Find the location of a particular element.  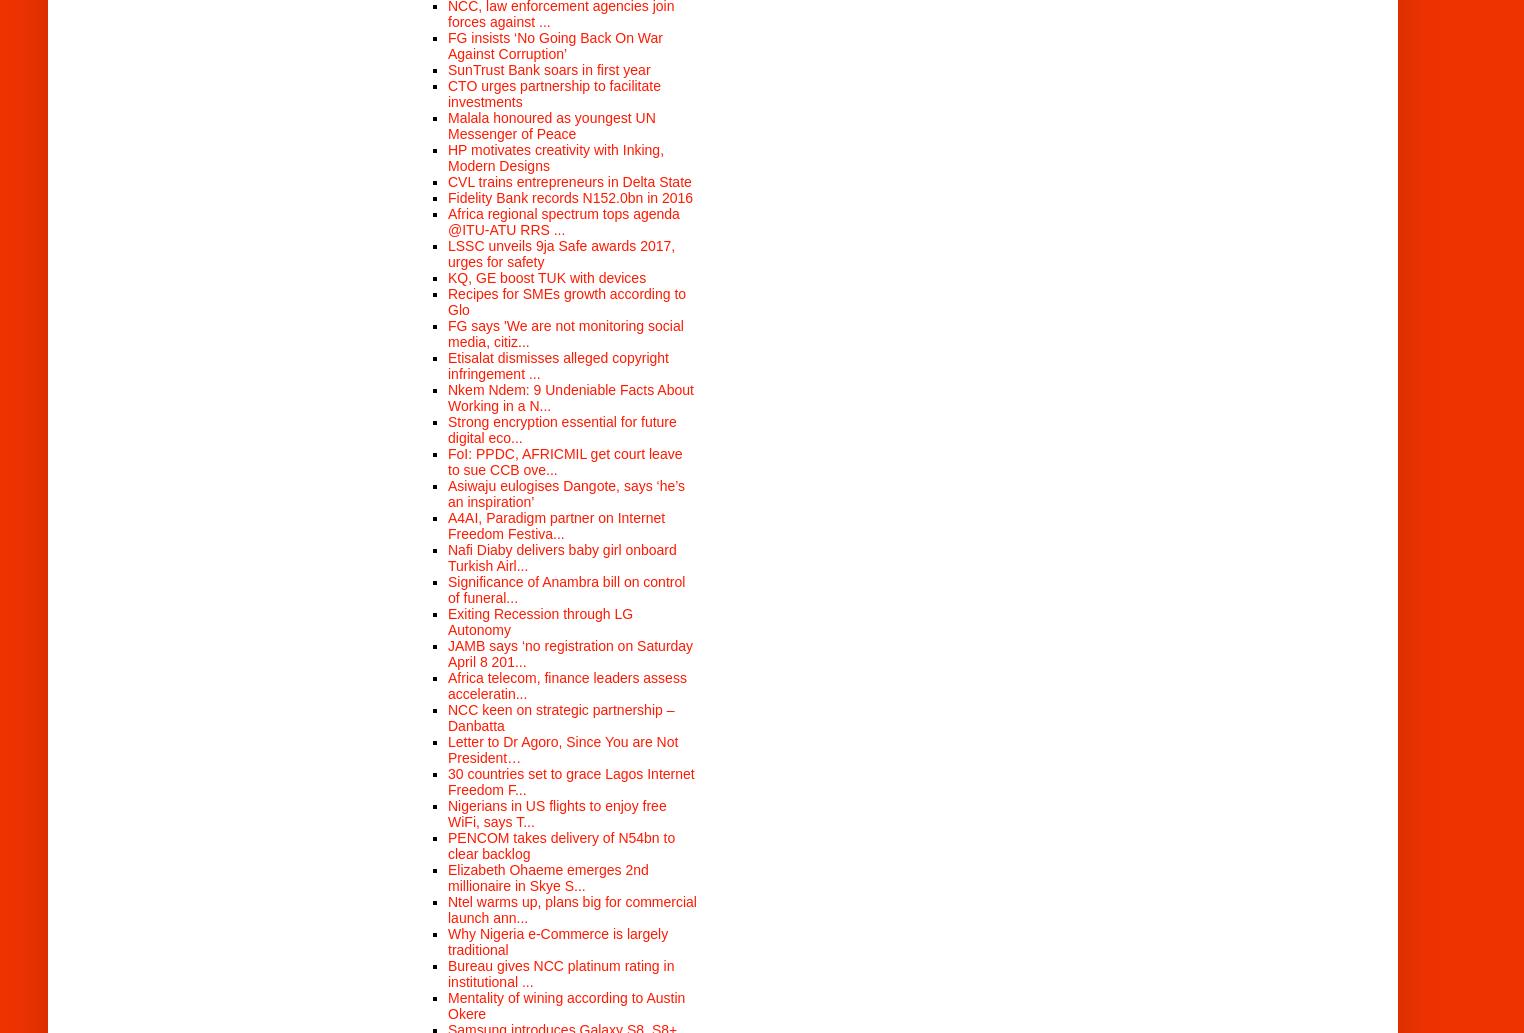

'Nigerians in US flights to enjoy free WiFi, says T...' is located at coordinates (448, 812).